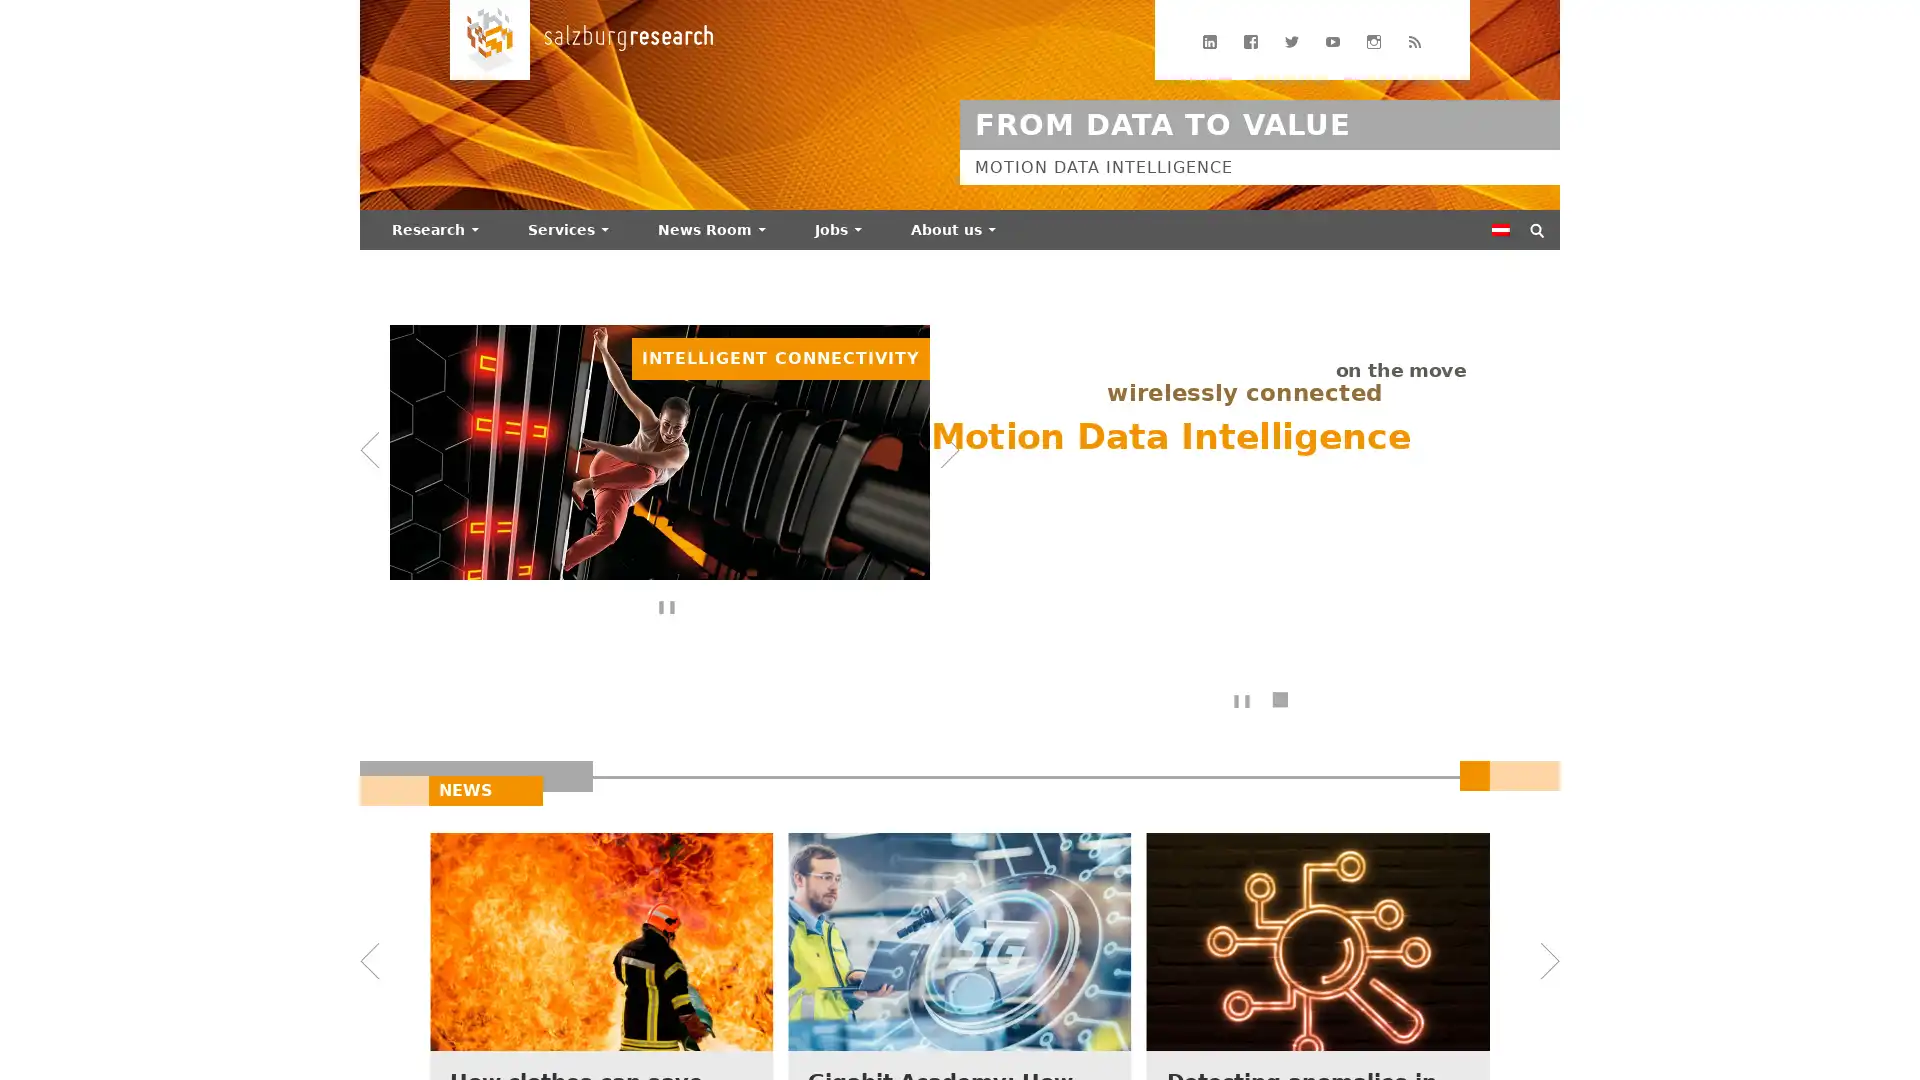  Describe the element at coordinates (1621, 227) in the screenshot. I see `Suchen` at that location.